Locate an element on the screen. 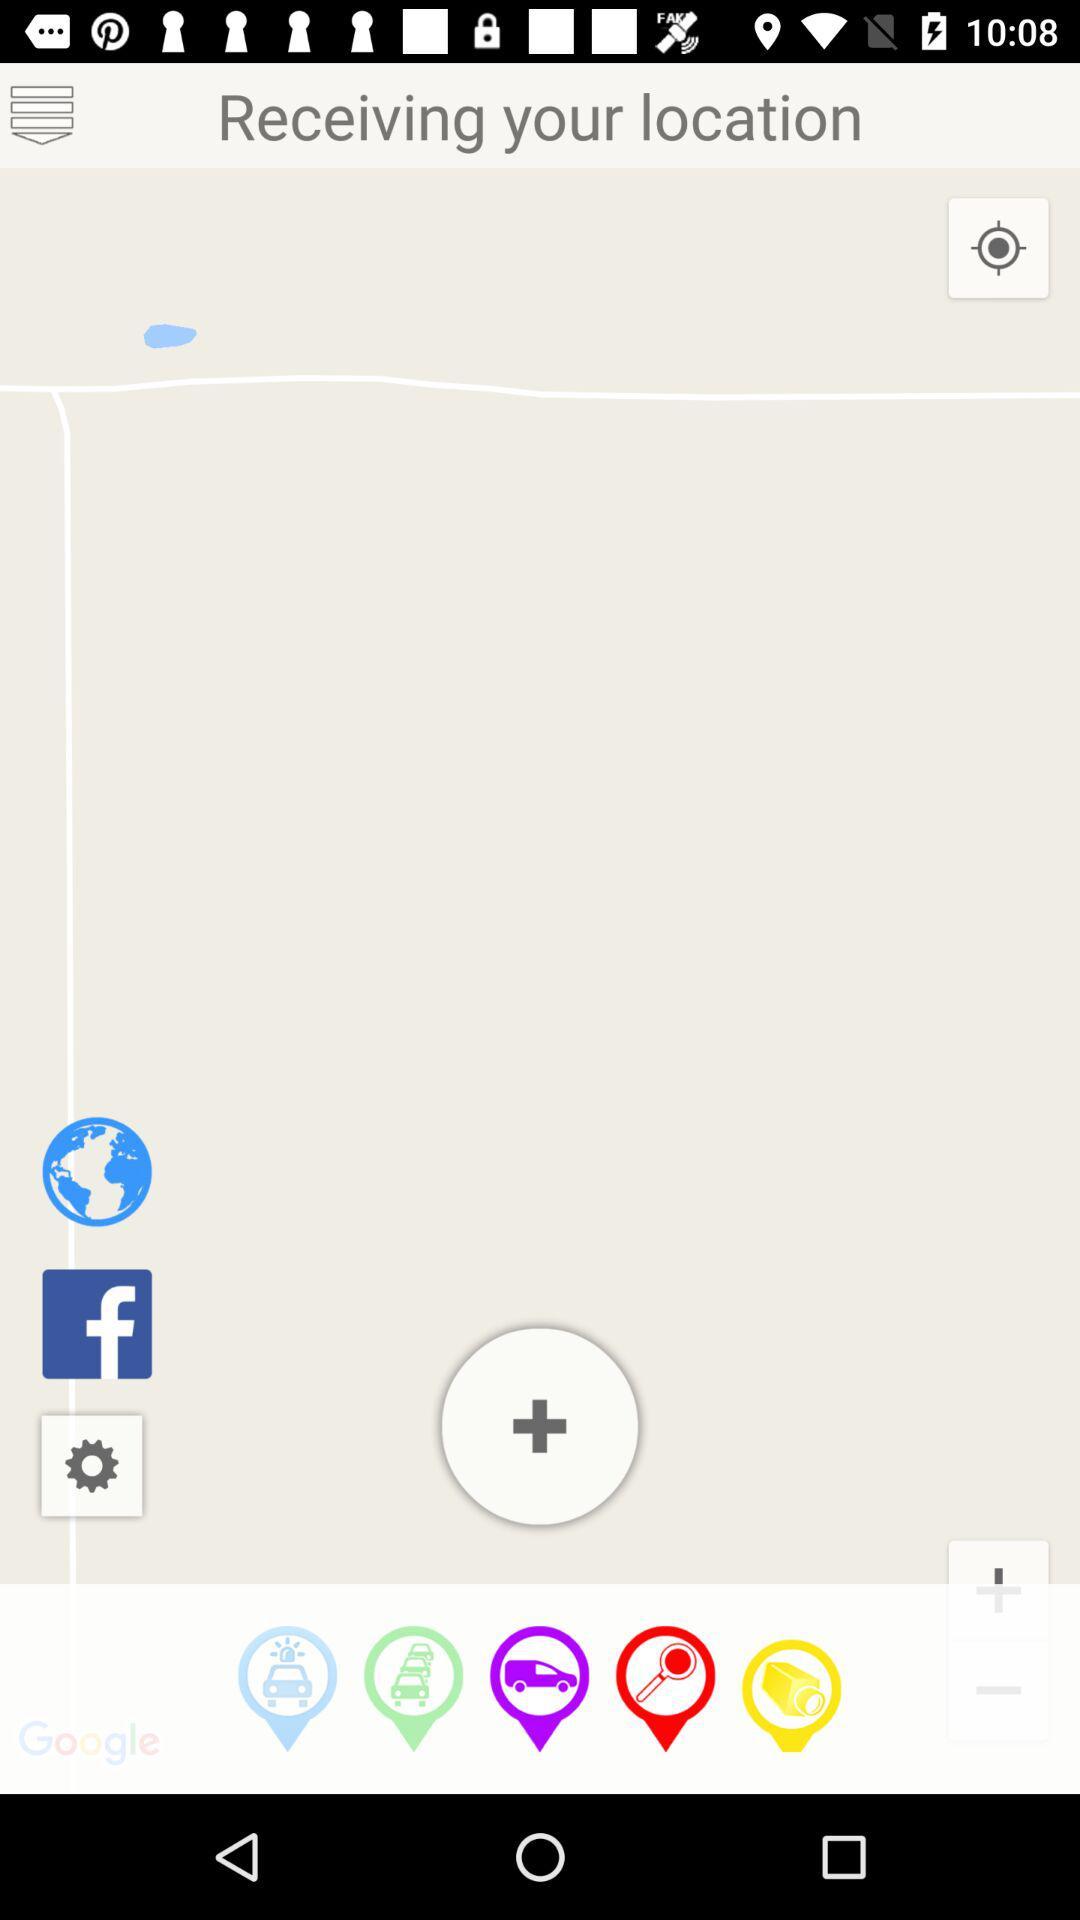  switch to drive mode is located at coordinates (540, 1688).